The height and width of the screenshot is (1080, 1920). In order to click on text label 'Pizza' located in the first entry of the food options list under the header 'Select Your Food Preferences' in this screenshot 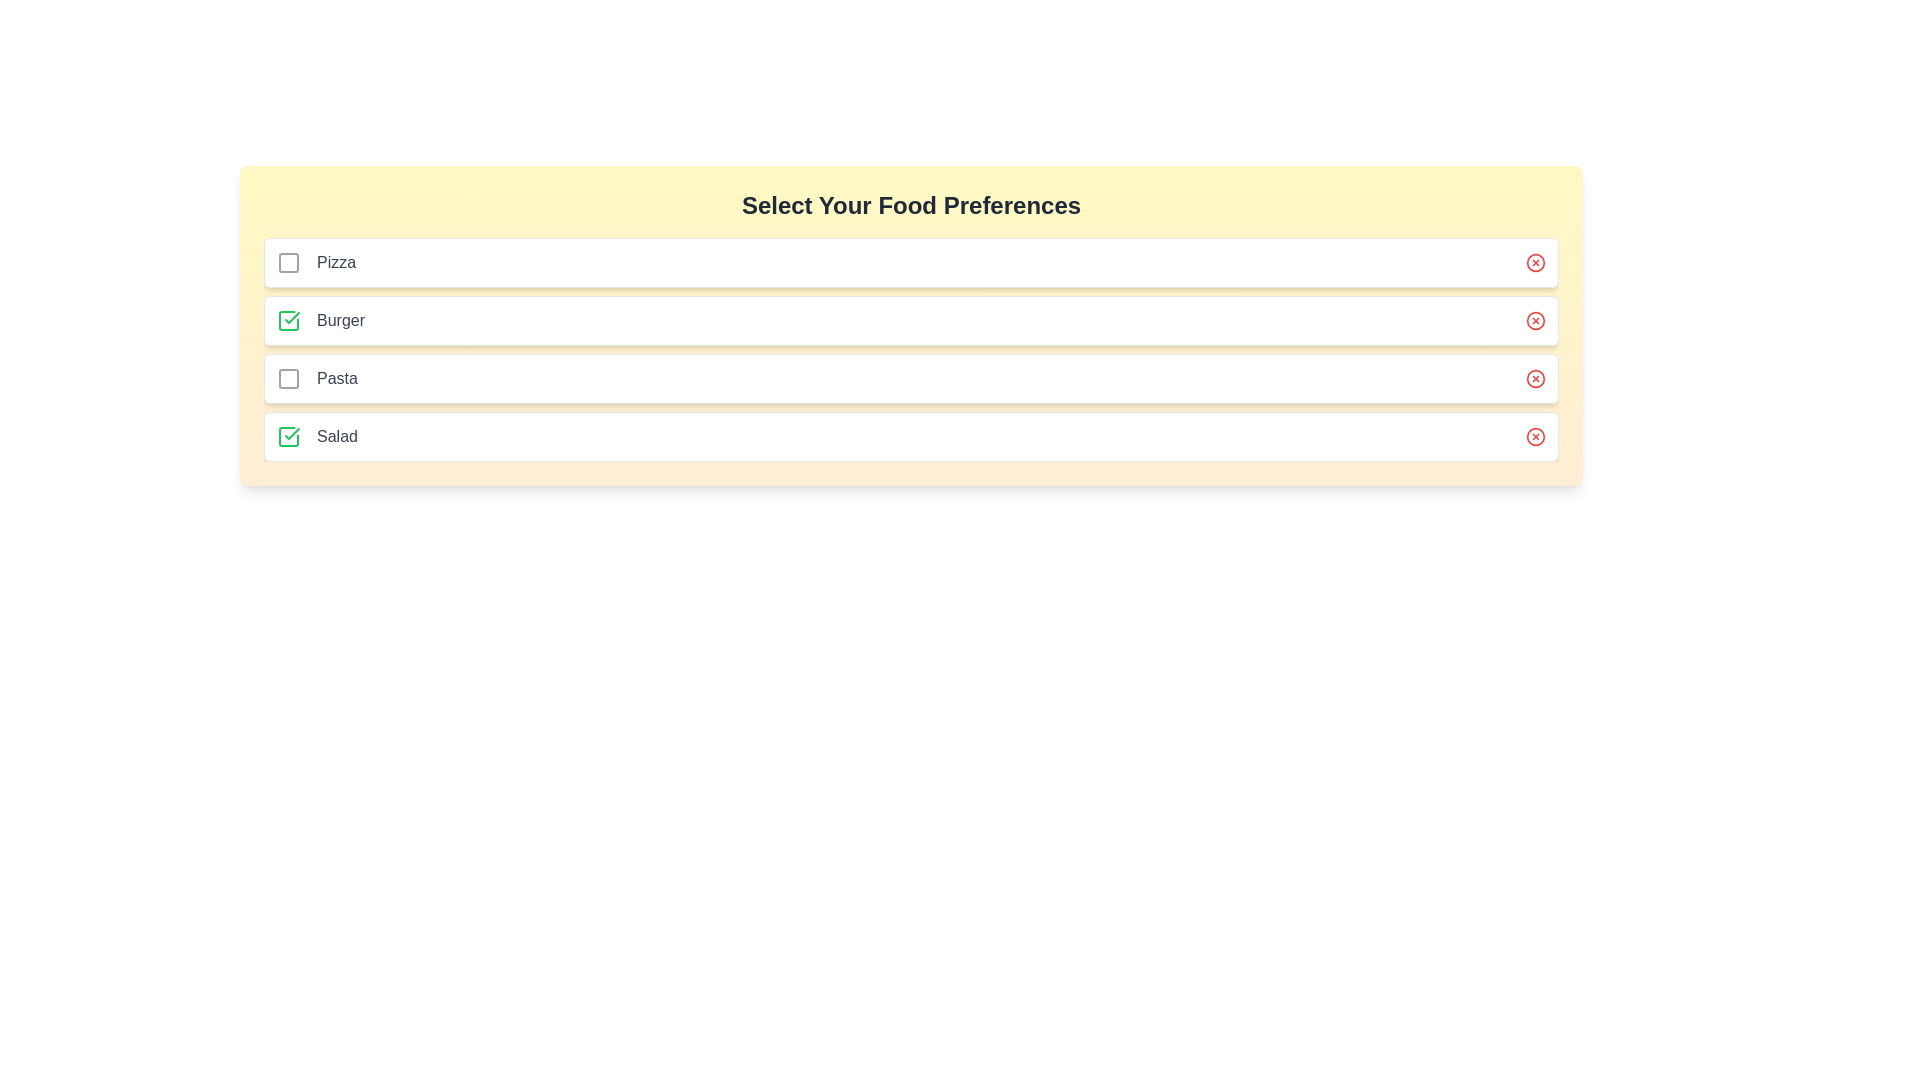, I will do `click(315, 261)`.